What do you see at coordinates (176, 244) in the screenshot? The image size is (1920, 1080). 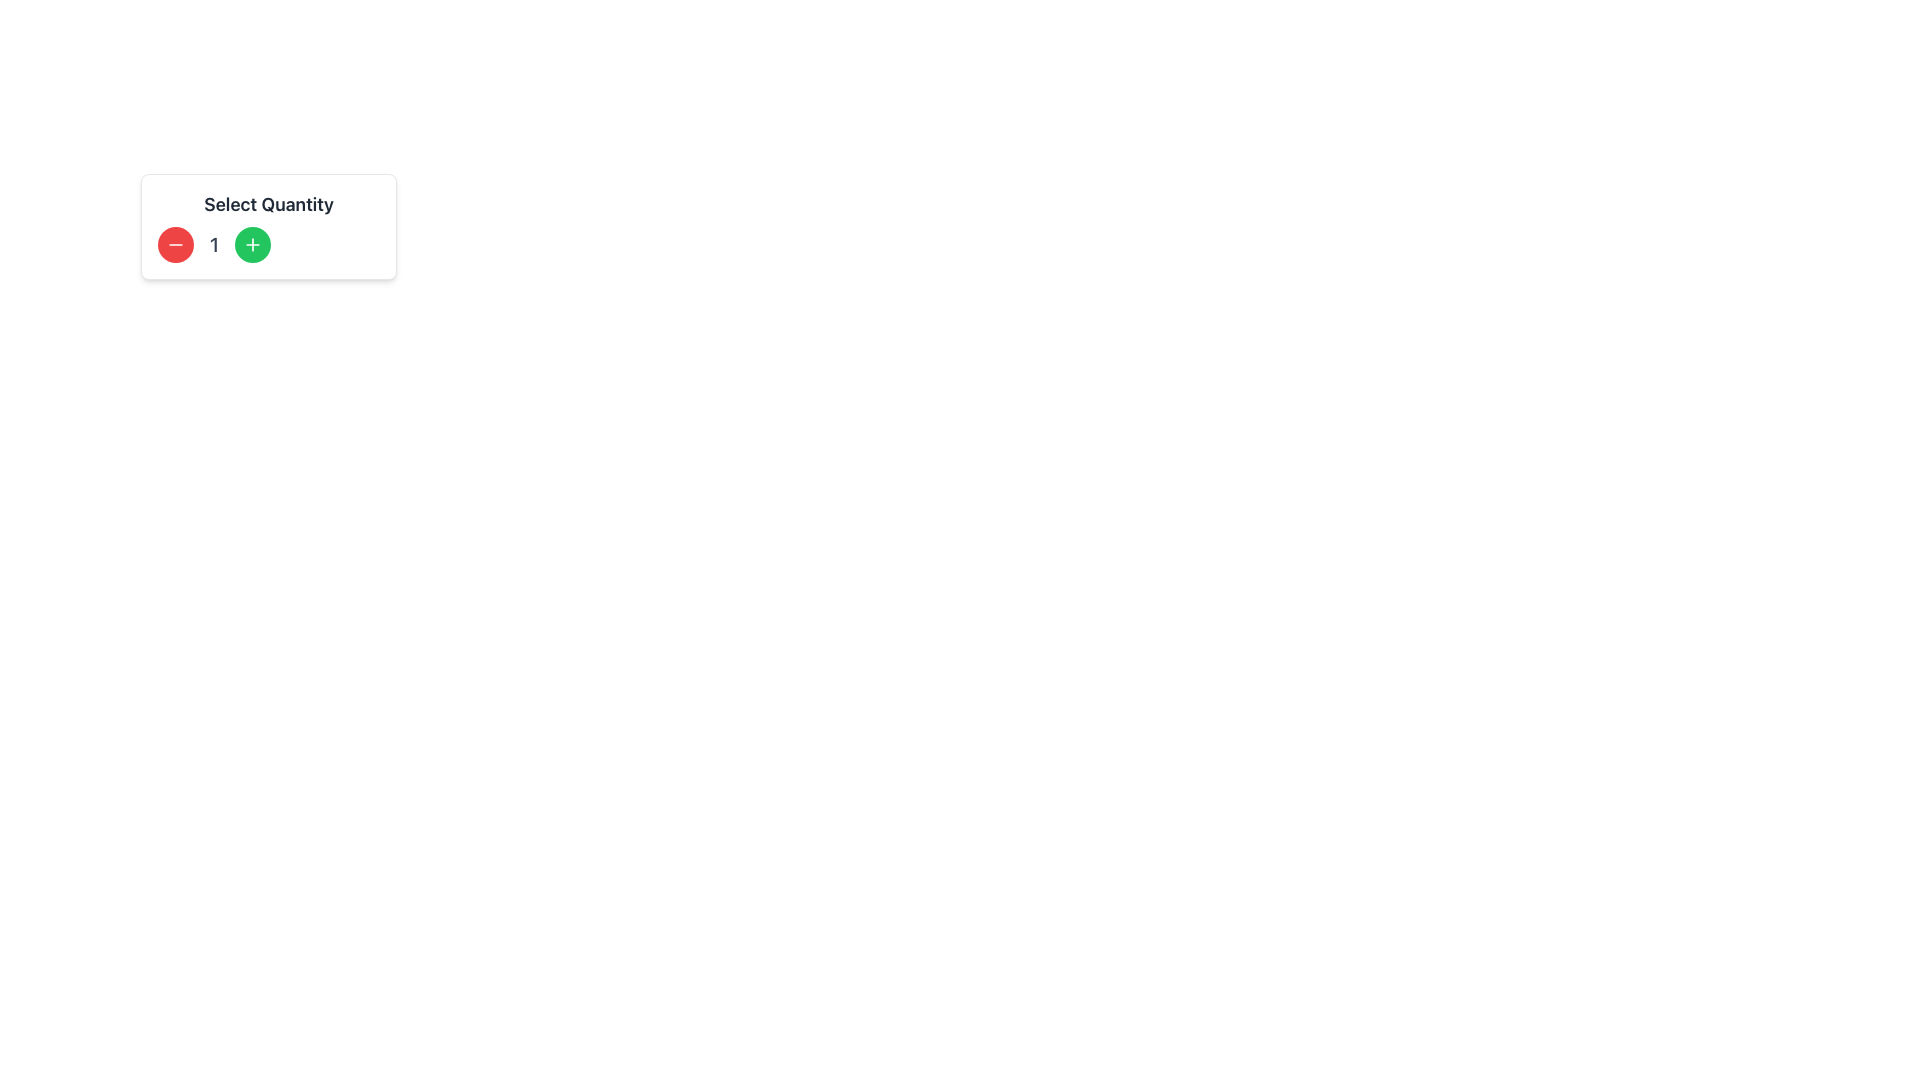 I see `the red circular button with a minus sign ('-') to decrease the quantity in the quantity selector interface` at bounding box center [176, 244].